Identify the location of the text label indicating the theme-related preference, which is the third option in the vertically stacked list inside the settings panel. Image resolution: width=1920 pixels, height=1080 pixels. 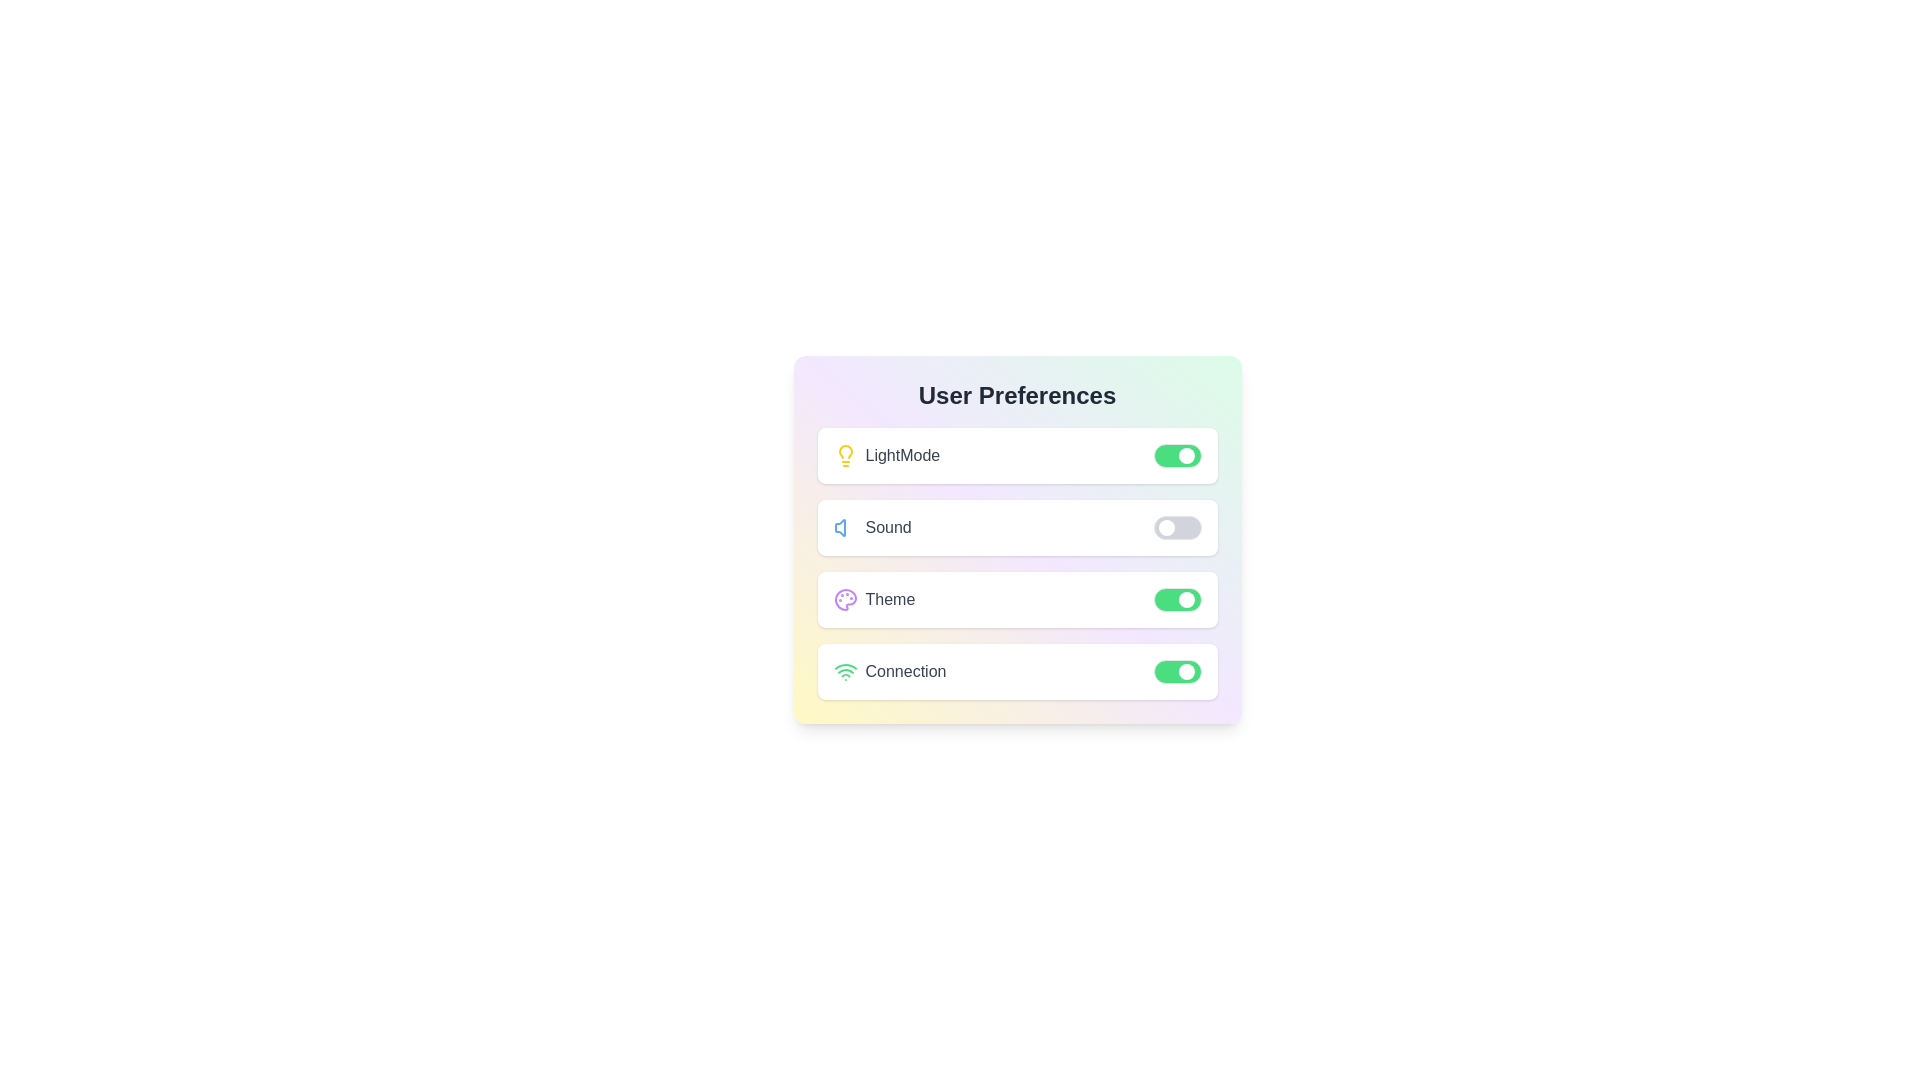
(889, 599).